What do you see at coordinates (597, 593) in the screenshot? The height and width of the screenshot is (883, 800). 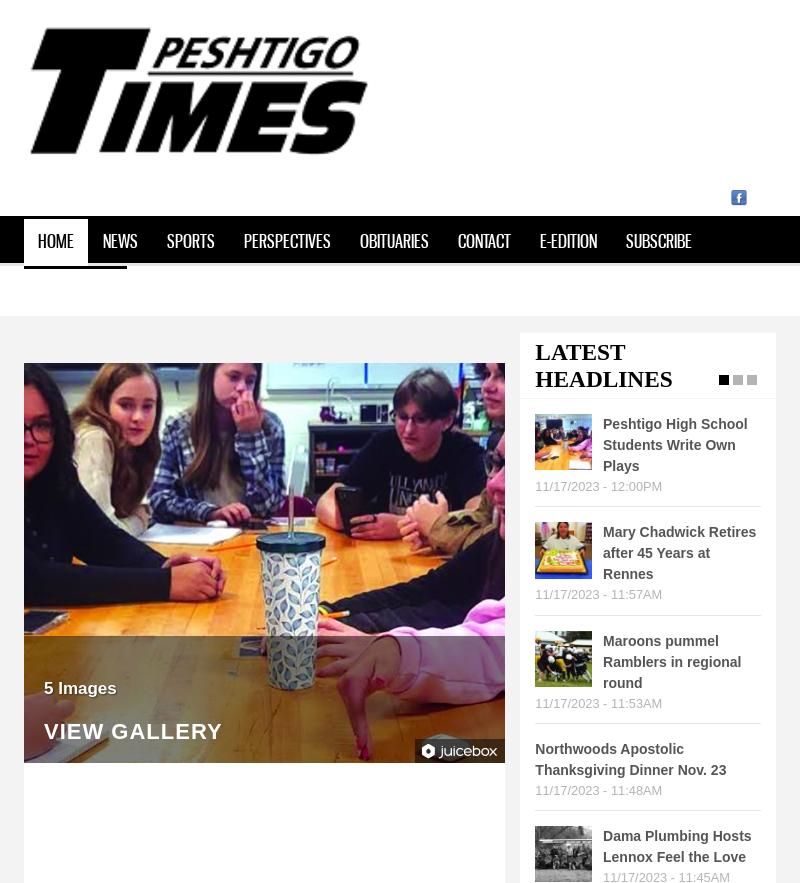 I see `'11/17/2023 - 11:57am'` at bounding box center [597, 593].